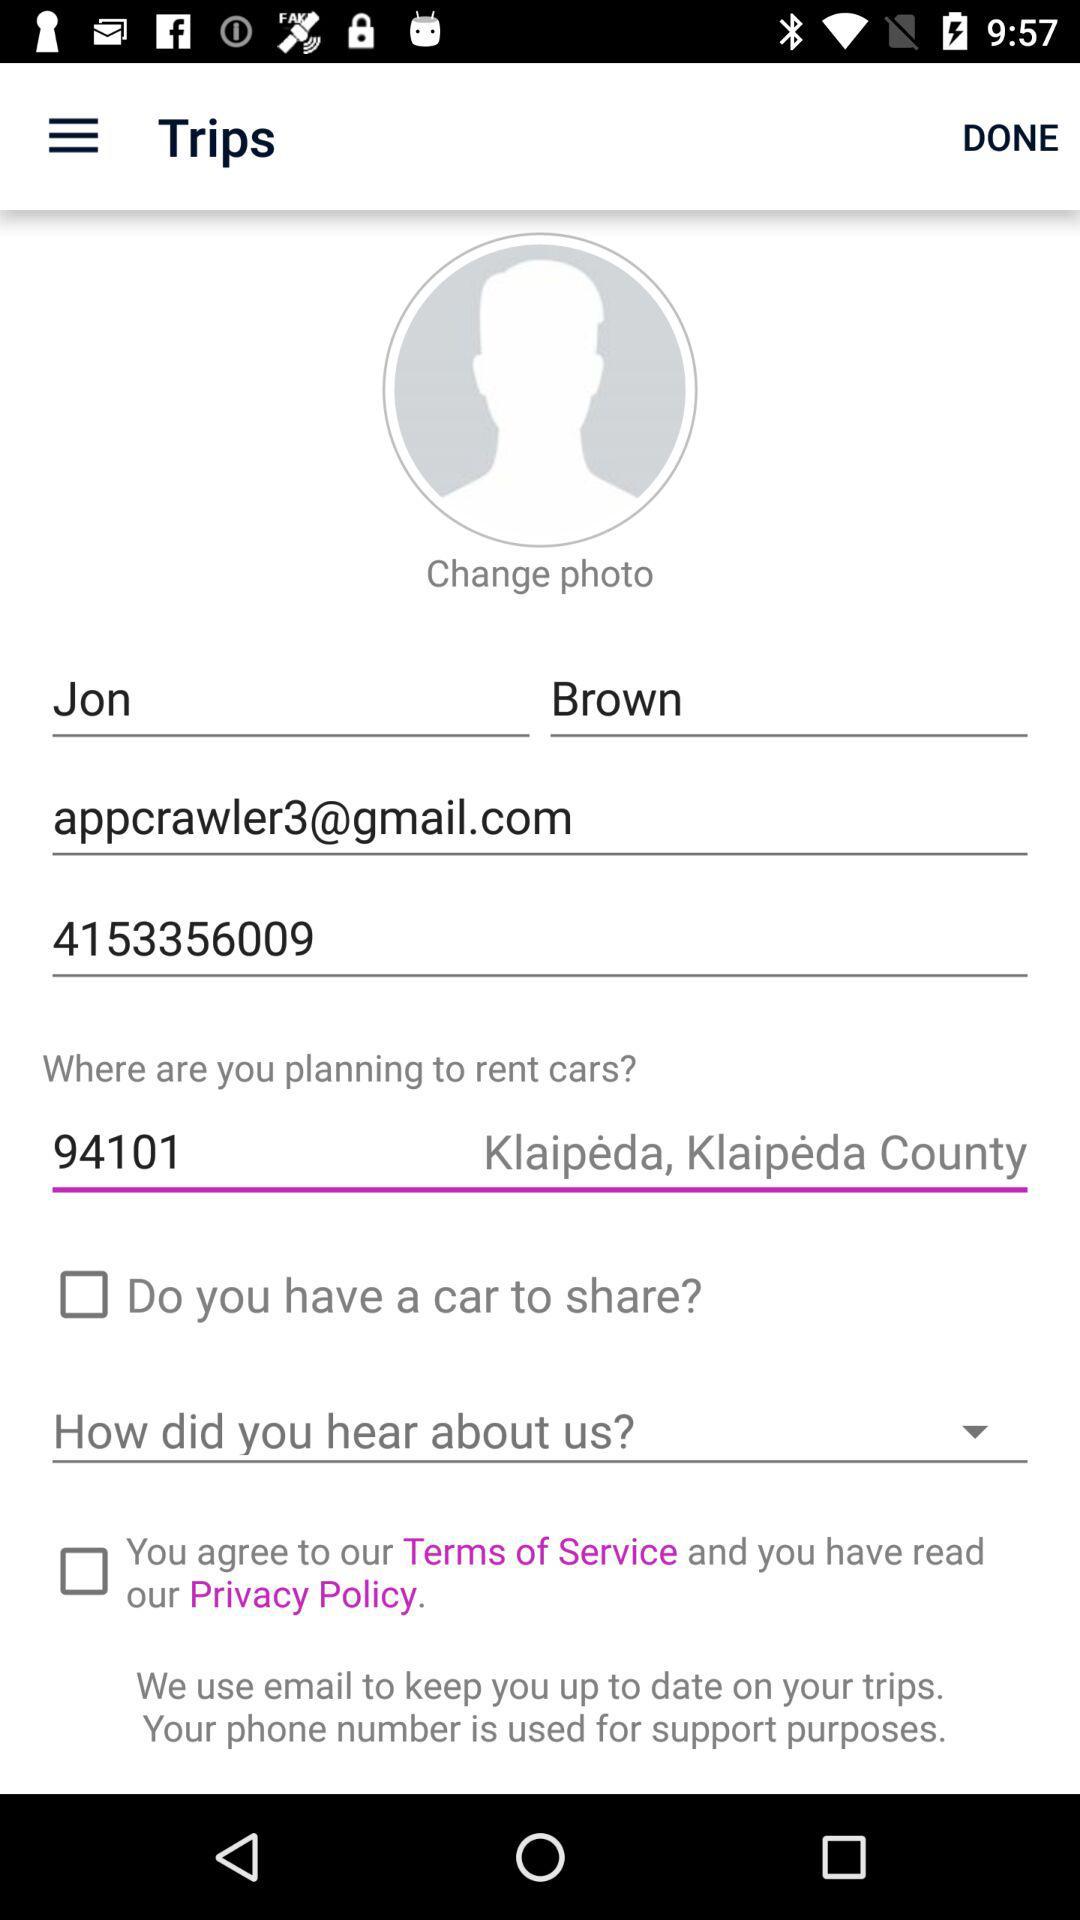 The image size is (1080, 1920). Describe the element at coordinates (72, 135) in the screenshot. I see `app to the left of trips app` at that location.